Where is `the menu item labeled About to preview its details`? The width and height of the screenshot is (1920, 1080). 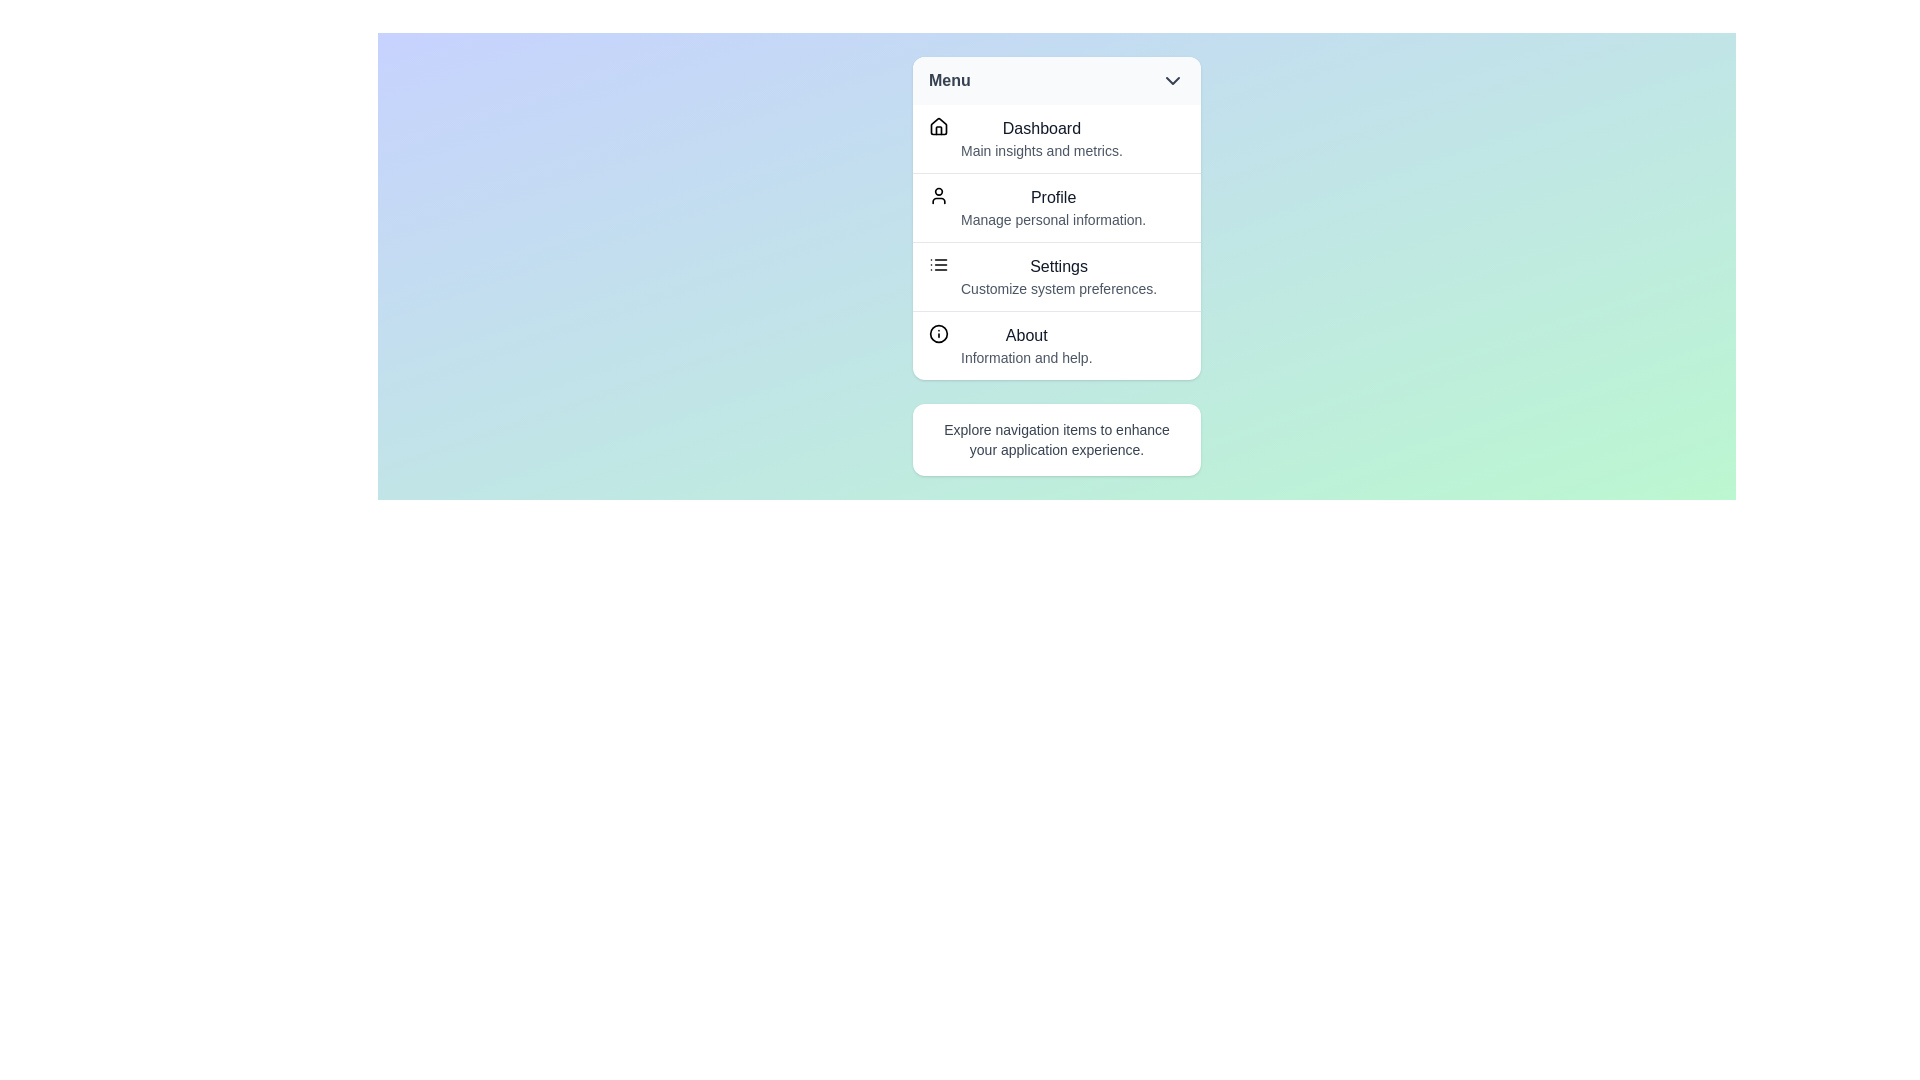
the menu item labeled About to preview its details is located at coordinates (1055, 343).